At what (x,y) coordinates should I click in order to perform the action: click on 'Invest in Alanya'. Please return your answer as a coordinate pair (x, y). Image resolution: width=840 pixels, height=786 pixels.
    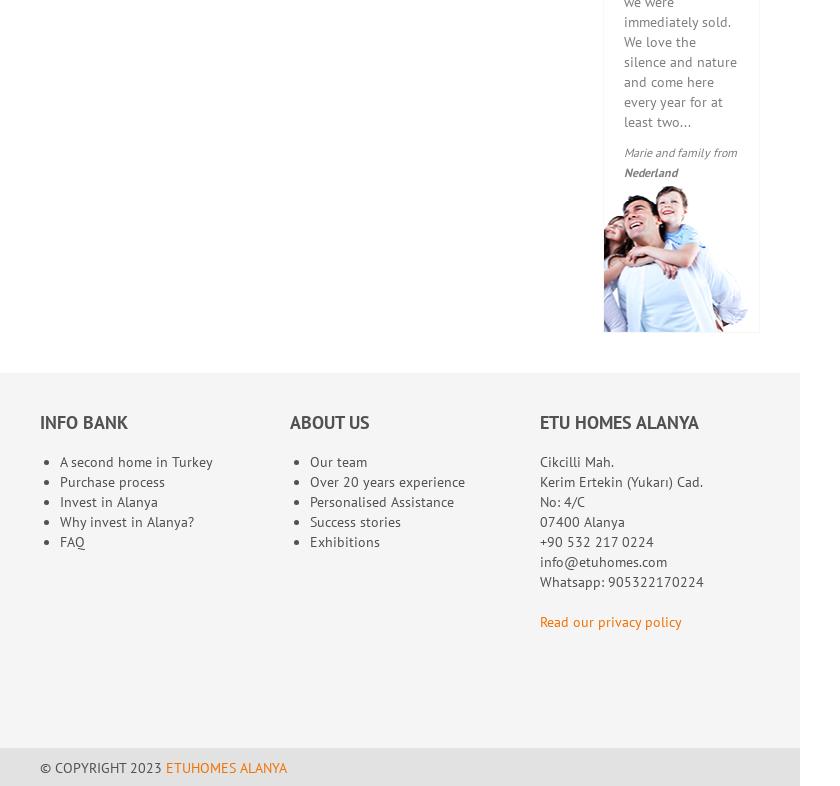
    Looking at the image, I should click on (109, 501).